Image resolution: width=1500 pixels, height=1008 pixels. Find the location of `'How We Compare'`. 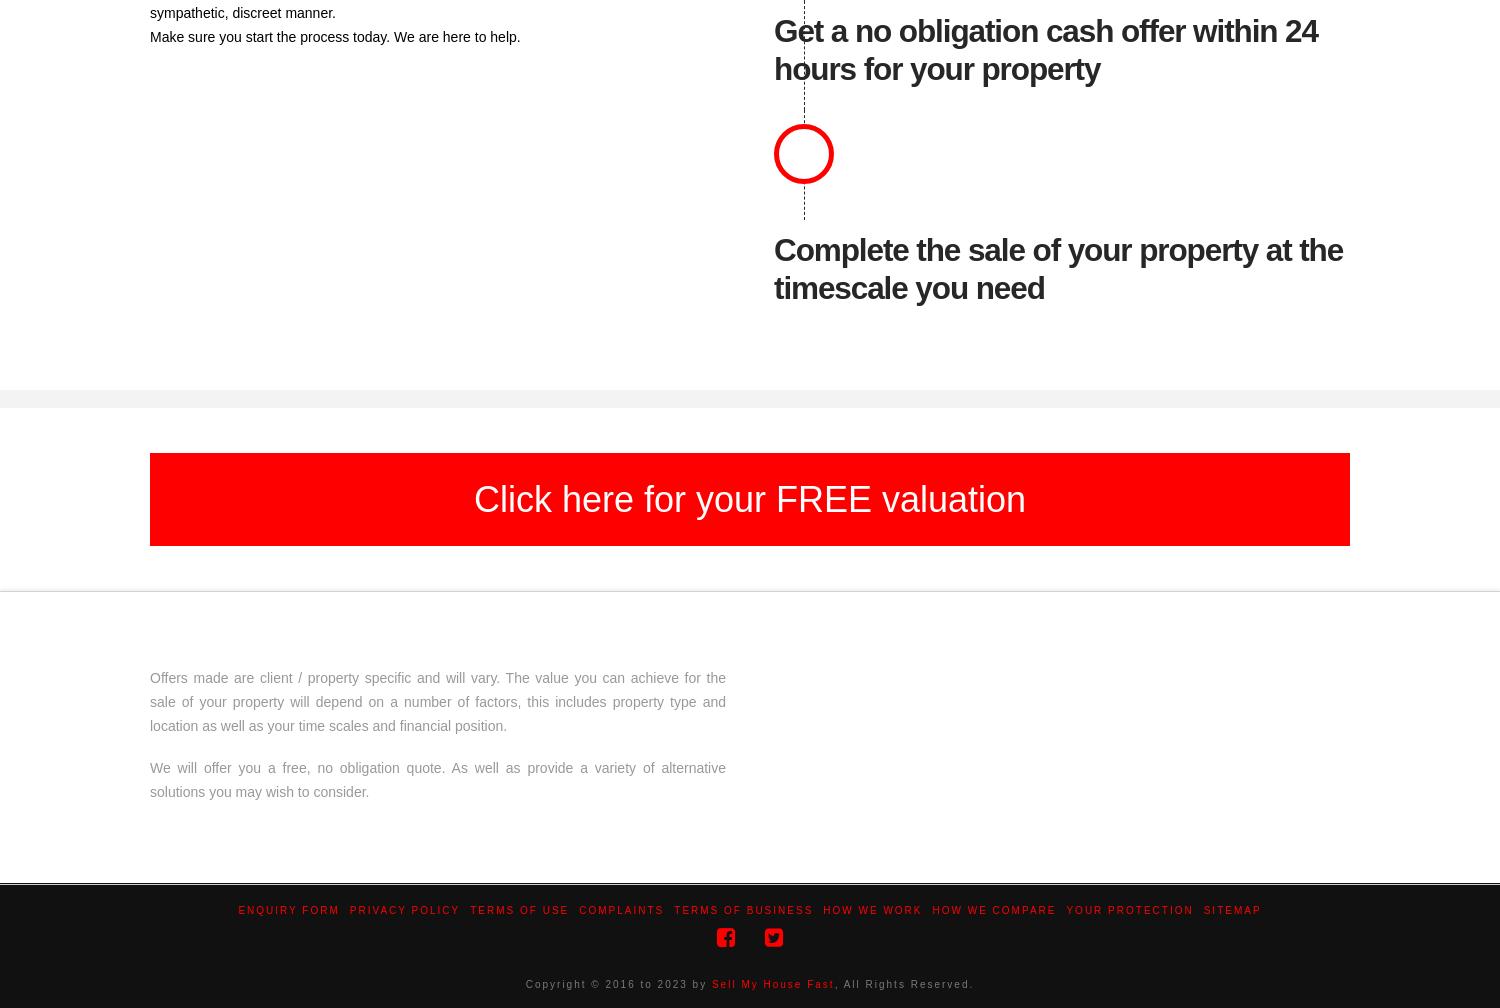

'How We Compare' is located at coordinates (993, 910).